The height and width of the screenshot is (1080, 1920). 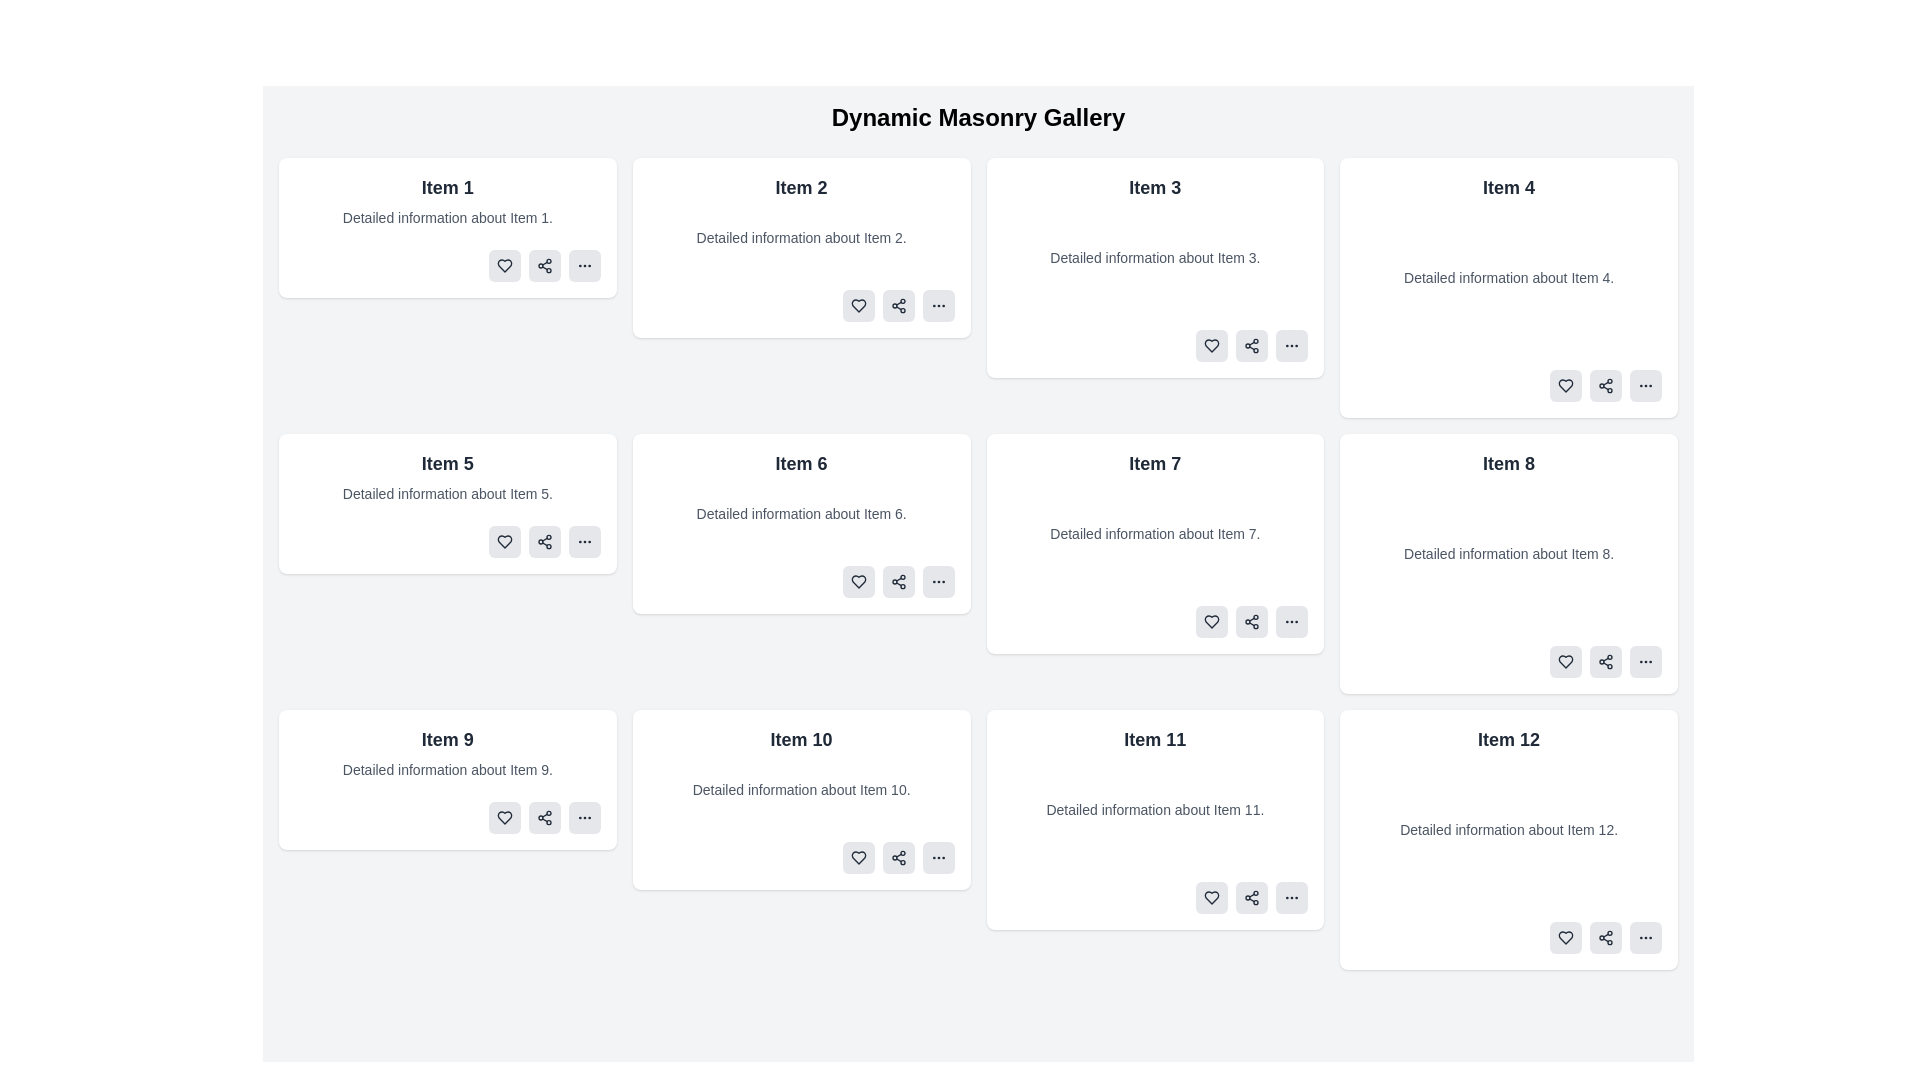 What do you see at coordinates (801, 789) in the screenshot?
I see `descriptive text block associated with the 'Item 10' card, located below the title and above the interactive button area in the second row, third column of the grid` at bounding box center [801, 789].